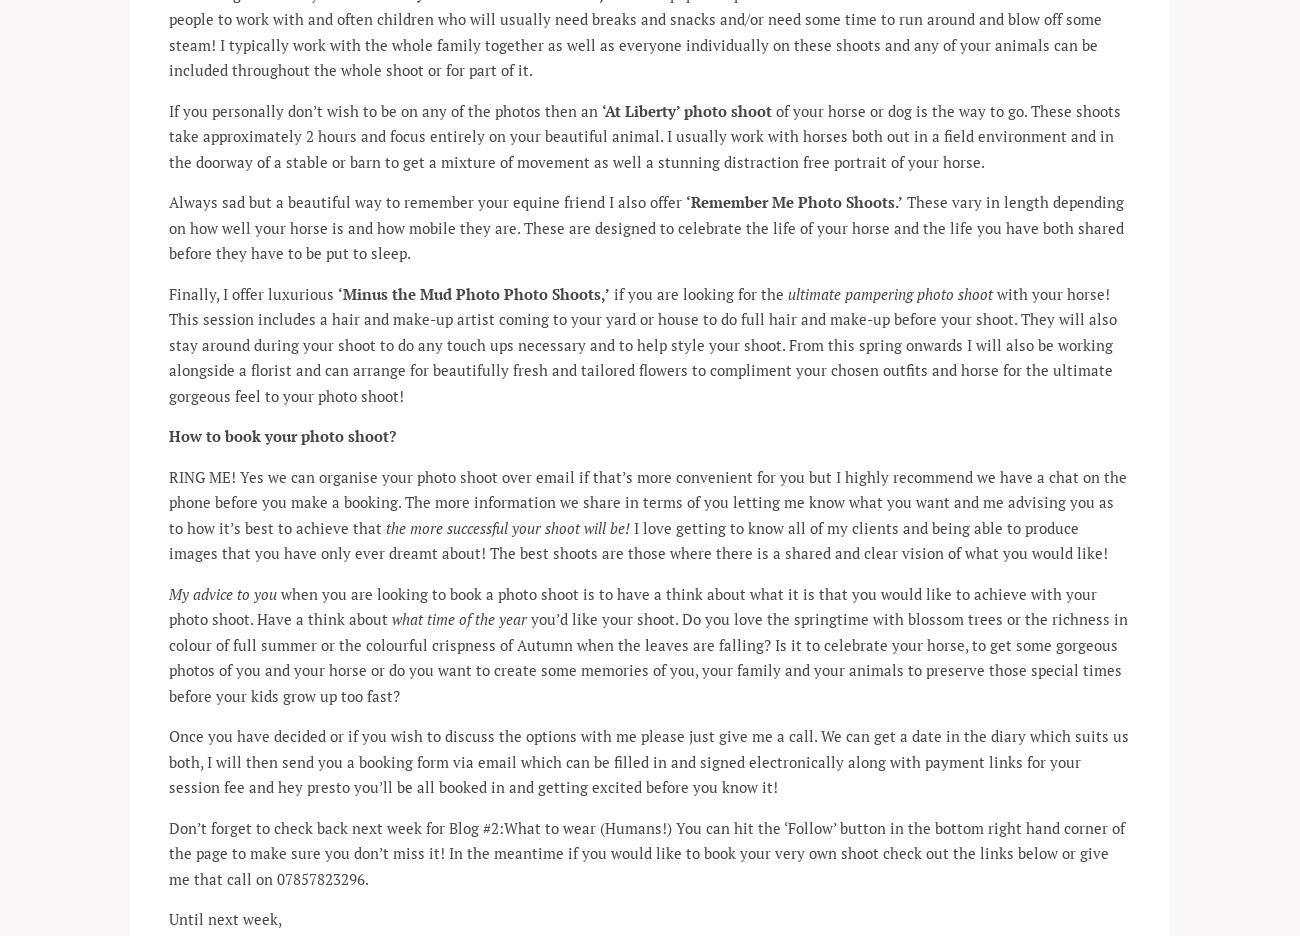 Image resolution: width=1300 pixels, height=936 pixels. What do you see at coordinates (648, 500) in the screenshot?
I see `'RING ME! Yes we can organise your photo shoot over email if that’s more convenient for you but I highly recommend we have a chat on the phone before you make a booking. The more information we share in terms of you letting me know what you want and me advising you as to how it’s best to achieve that'` at bounding box center [648, 500].